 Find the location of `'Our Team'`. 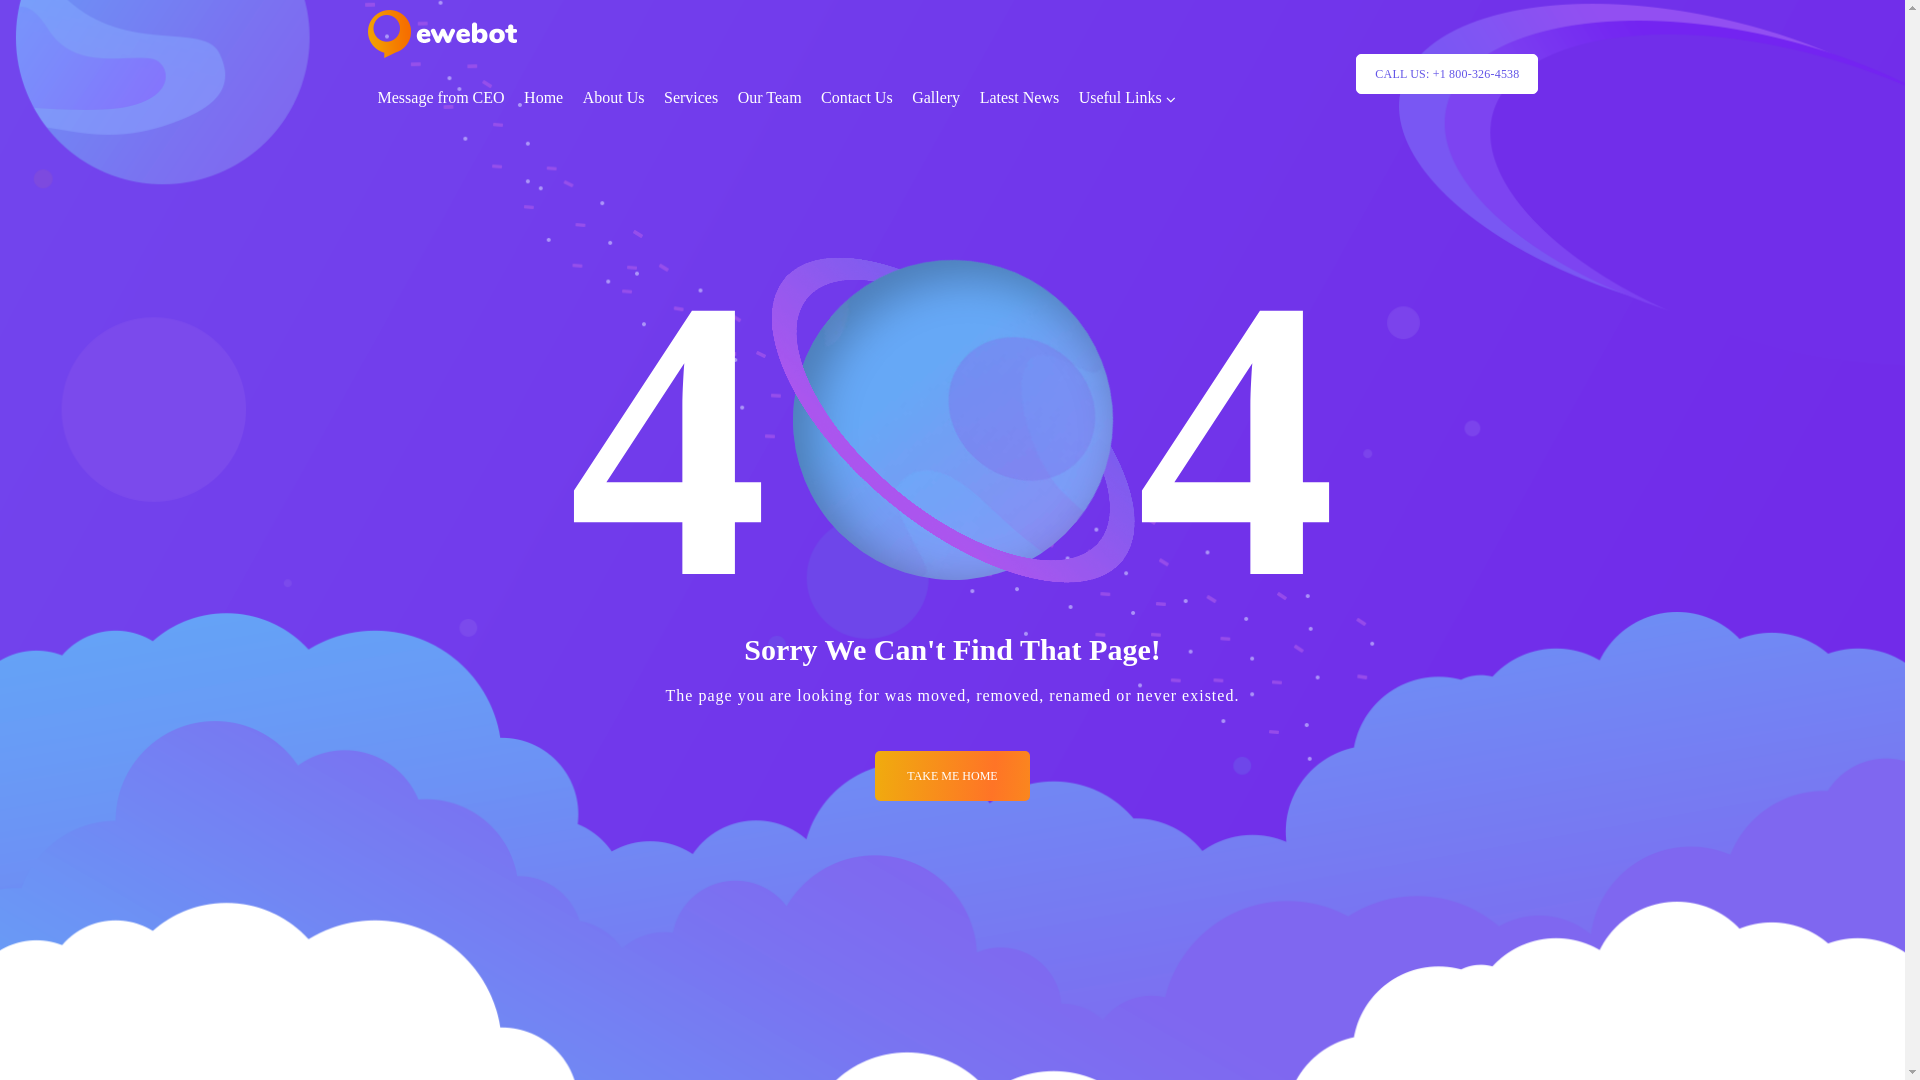

'Our Team' is located at coordinates (737, 97).